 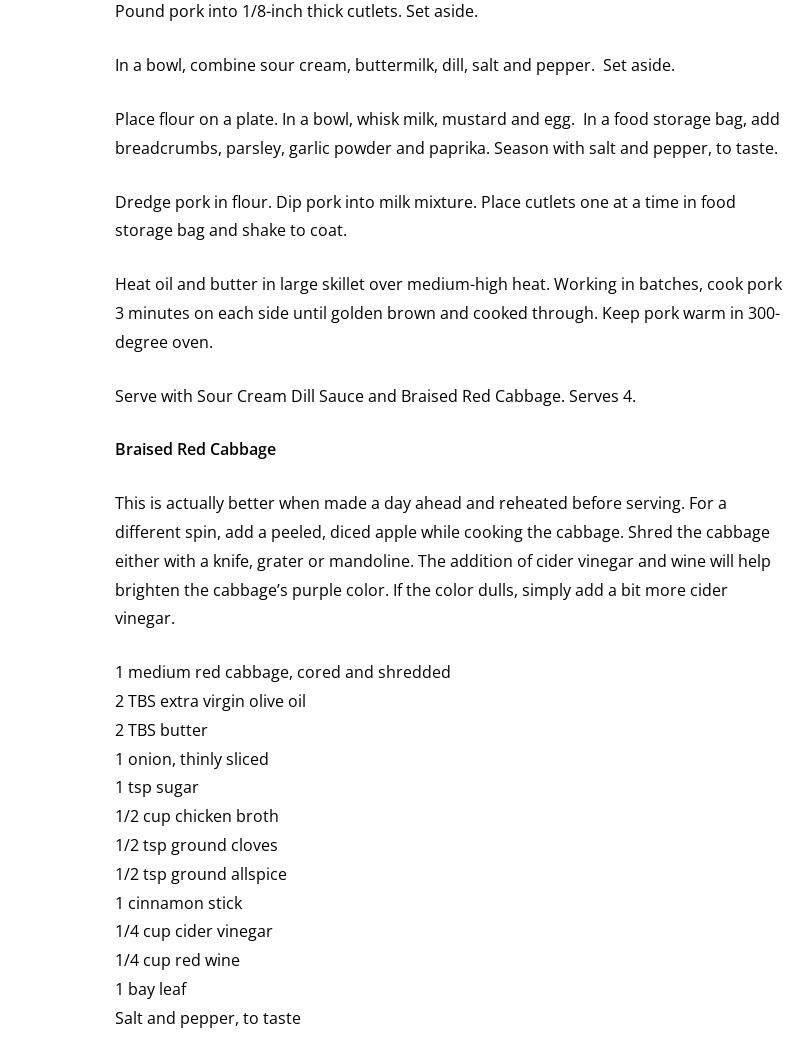 What do you see at coordinates (113, 672) in the screenshot?
I see `'1 medium red cabbage, cored and shredded'` at bounding box center [113, 672].